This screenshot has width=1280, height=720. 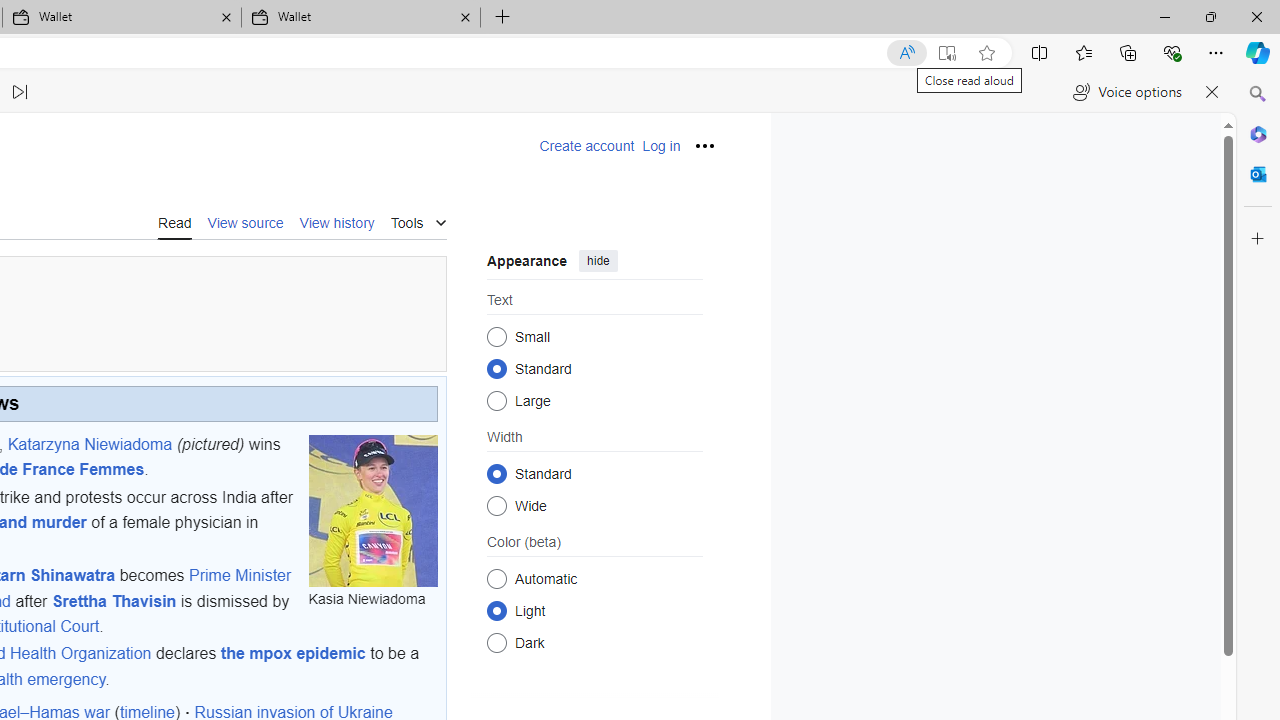 What do you see at coordinates (88, 442) in the screenshot?
I see `'Katarzyna Niewiadoma'` at bounding box center [88, 442].